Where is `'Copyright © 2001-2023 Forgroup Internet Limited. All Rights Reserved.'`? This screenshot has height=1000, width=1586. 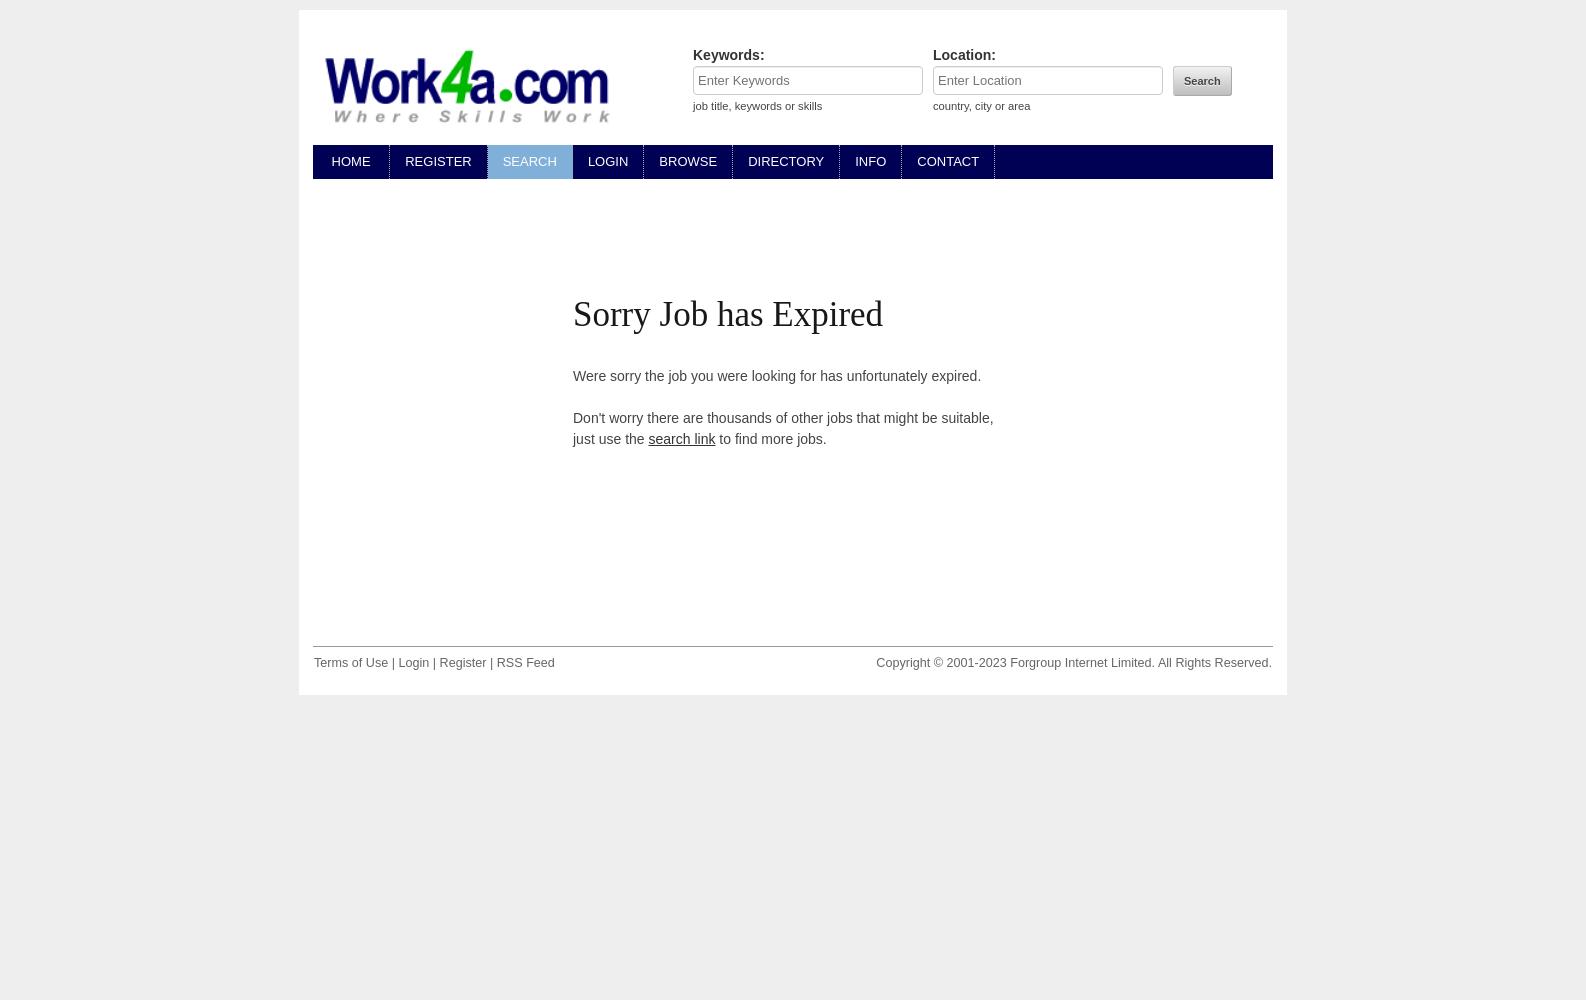
'Copyright © 2001-2023 Forgroup Internet Limited. All Rights Reserved.' is located at coordinates (874, 662).